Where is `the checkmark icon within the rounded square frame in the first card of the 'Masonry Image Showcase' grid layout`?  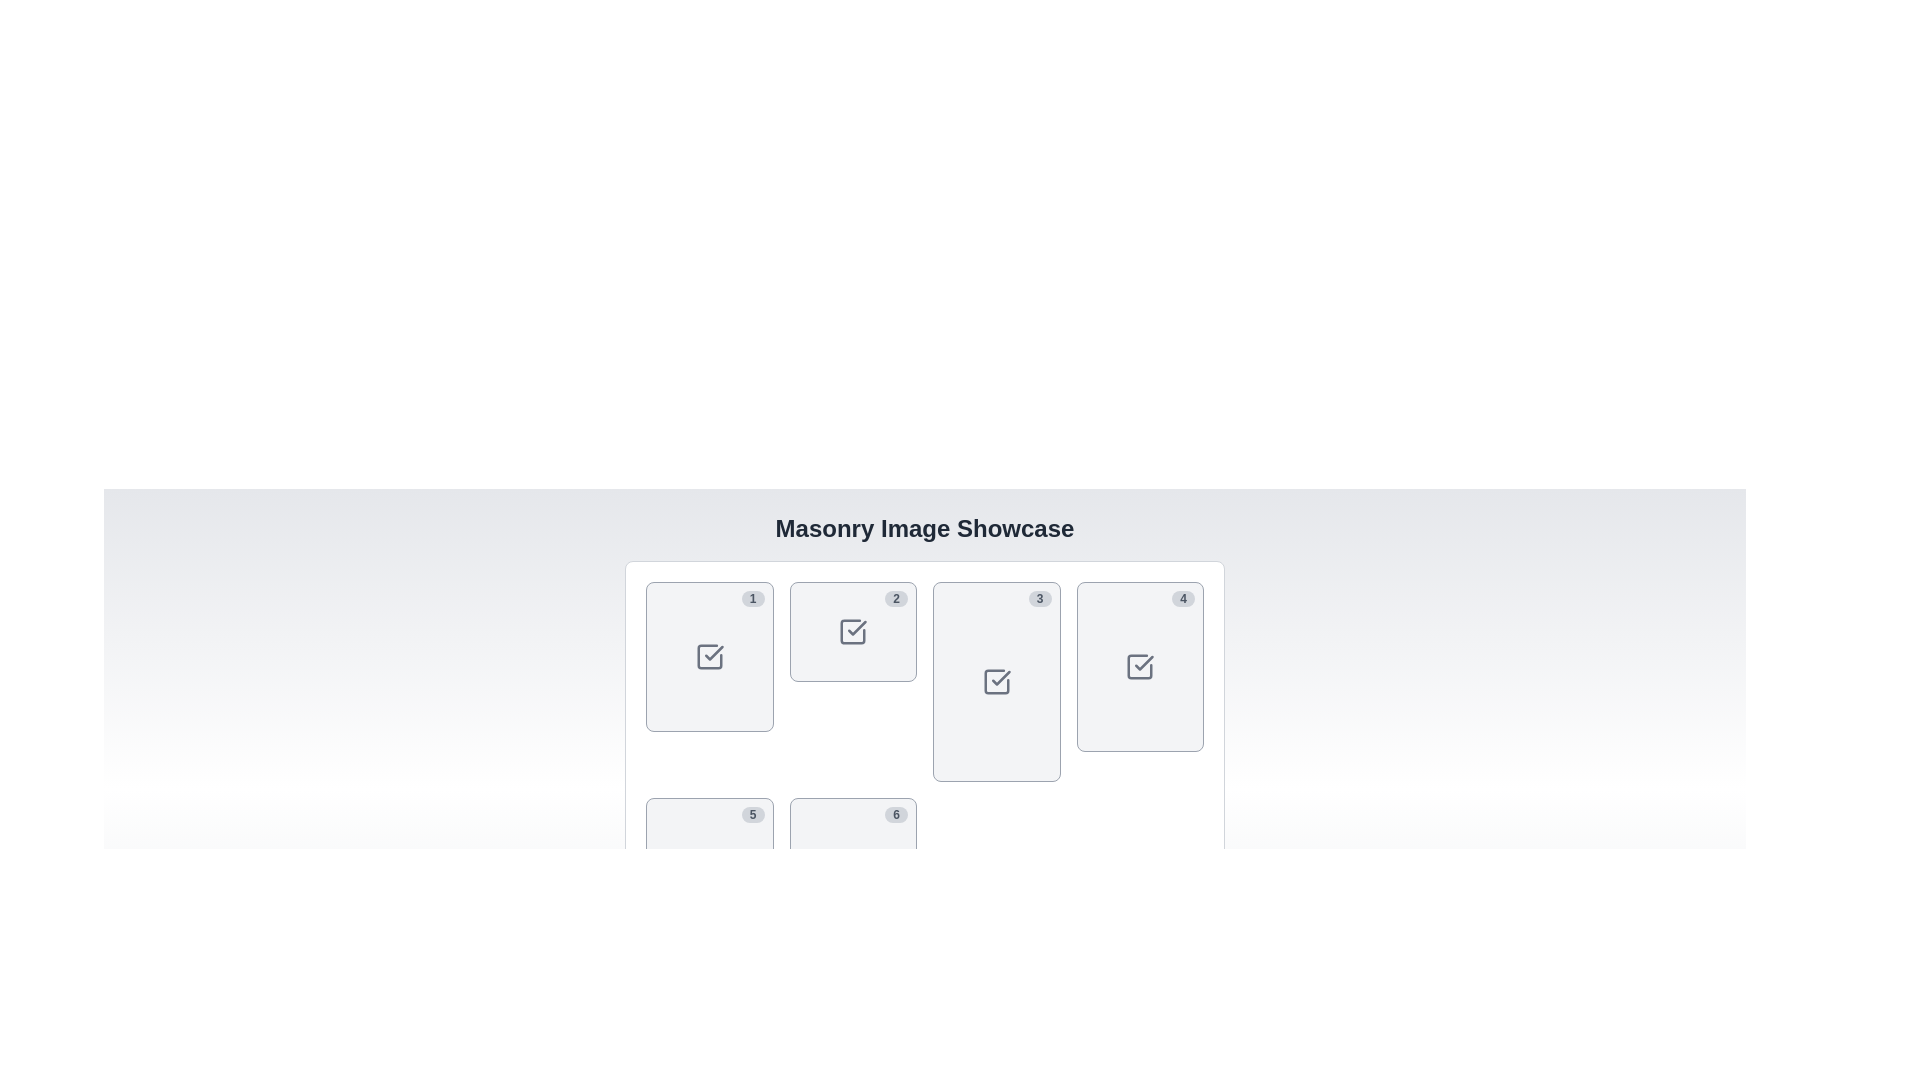
the checkmark icon within the rounded square frame in the first card of the 'Masonry Image Showcase' grid layout is located at coordinates (709, 656).